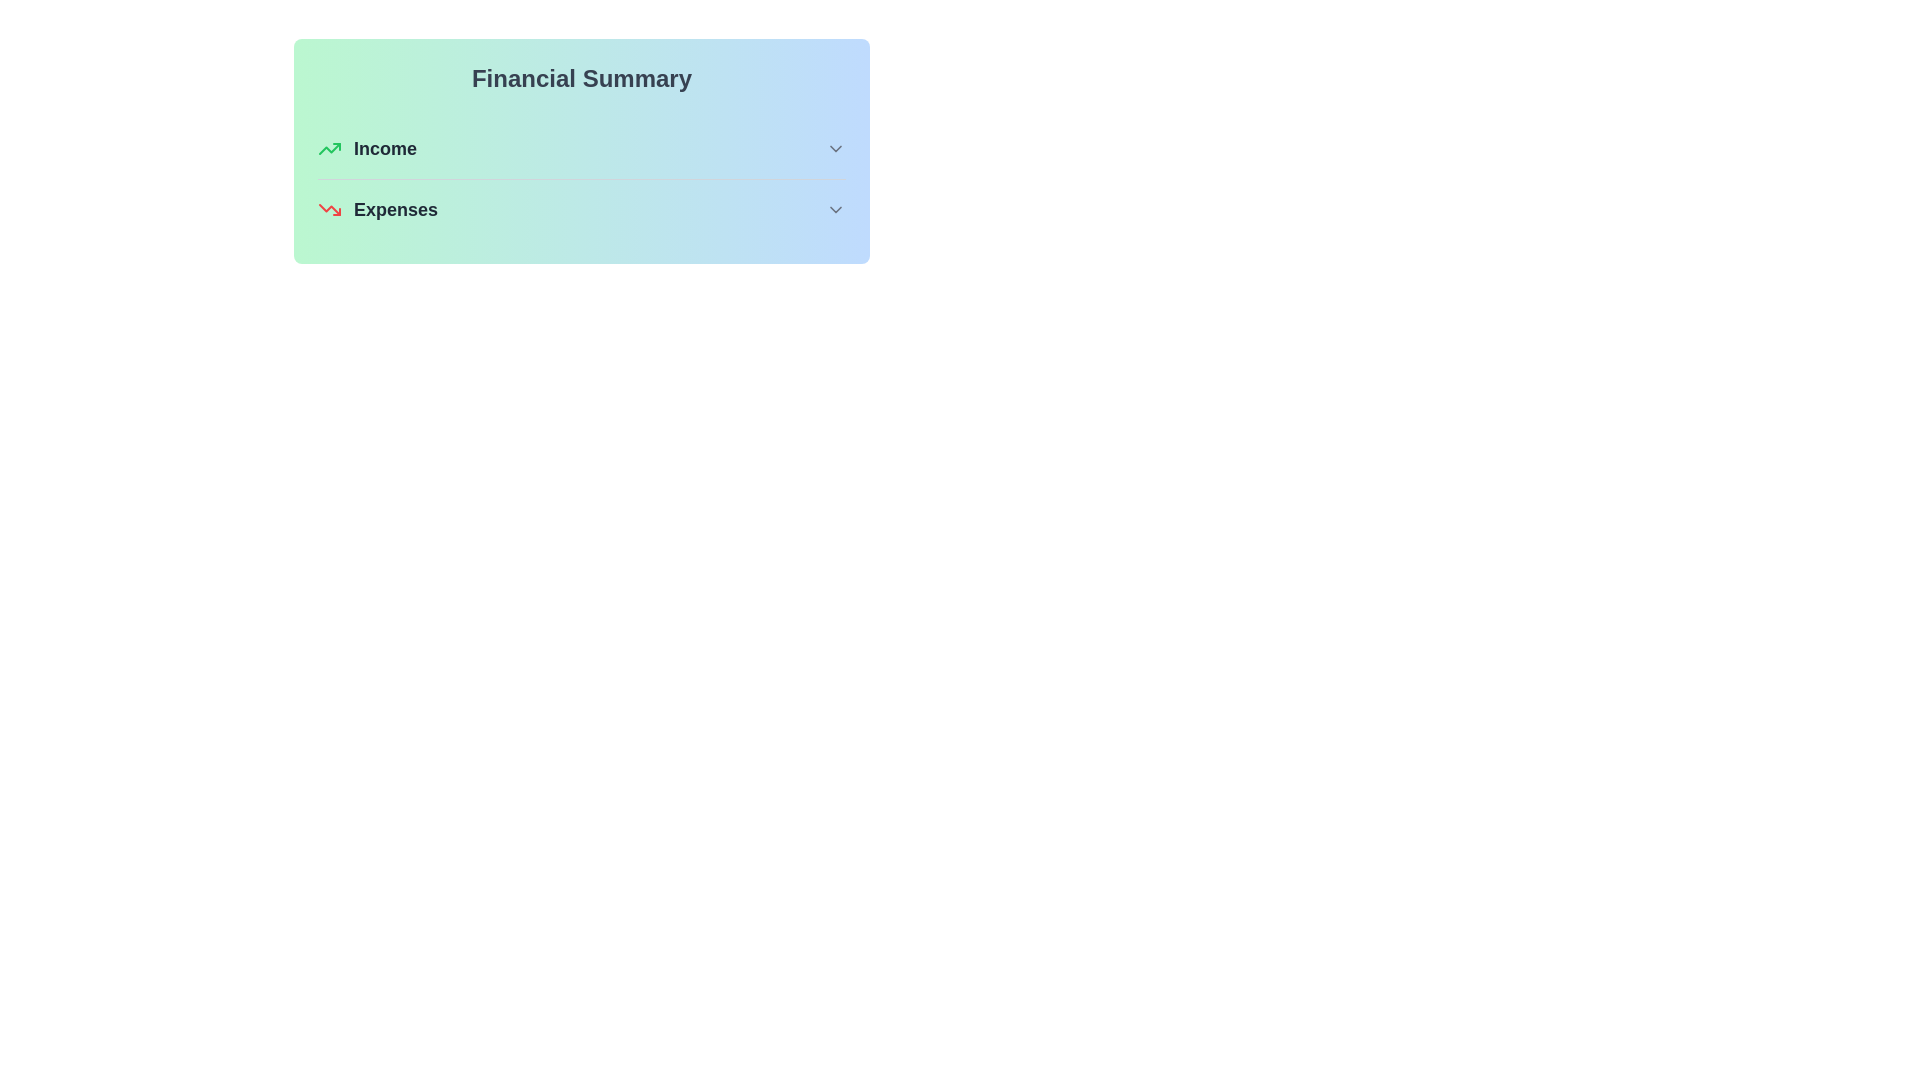  I want to click on the 'Income' text label, which is bold and gray, located above the 'Expenses' label and to the right of a green upward trend icon in the financial summary section, so click(385, 148).